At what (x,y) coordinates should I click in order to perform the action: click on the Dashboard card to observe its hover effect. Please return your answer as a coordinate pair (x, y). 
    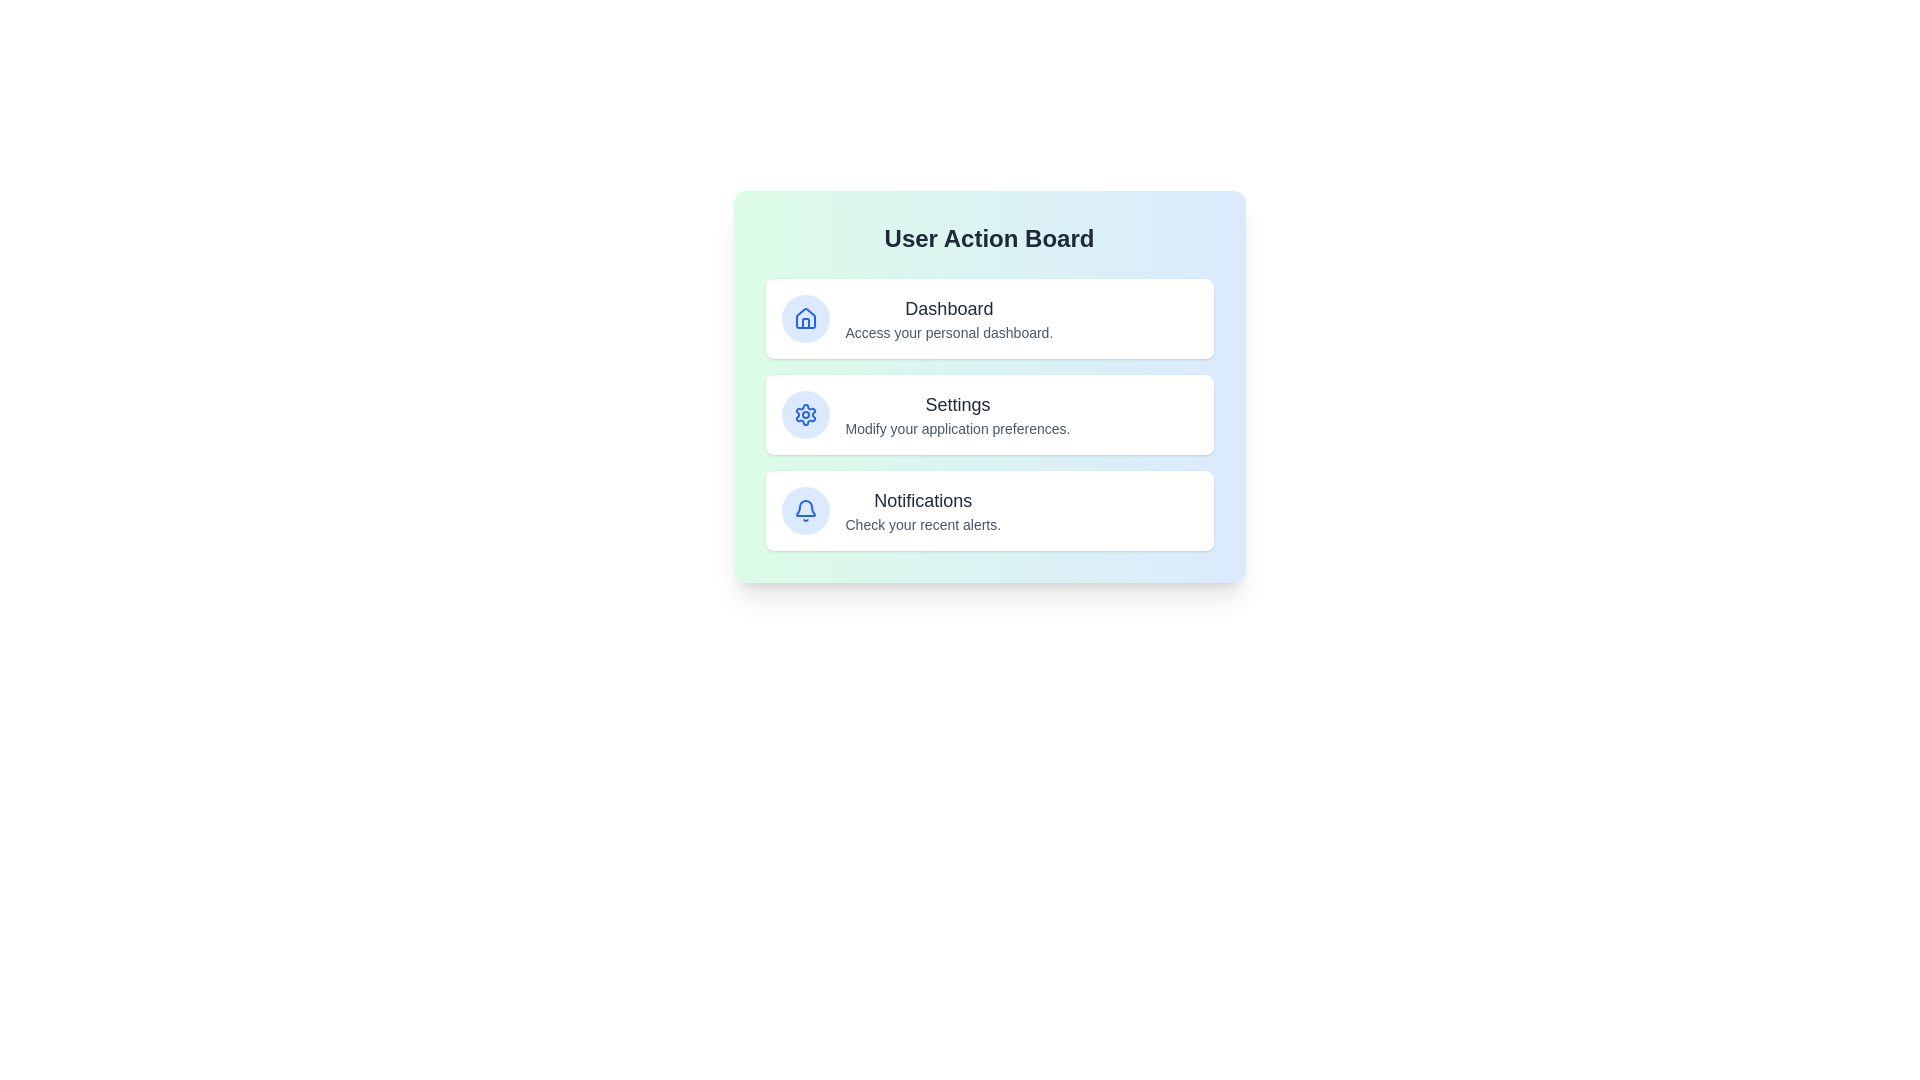
    Looking at the image, I should click on (989, 318).